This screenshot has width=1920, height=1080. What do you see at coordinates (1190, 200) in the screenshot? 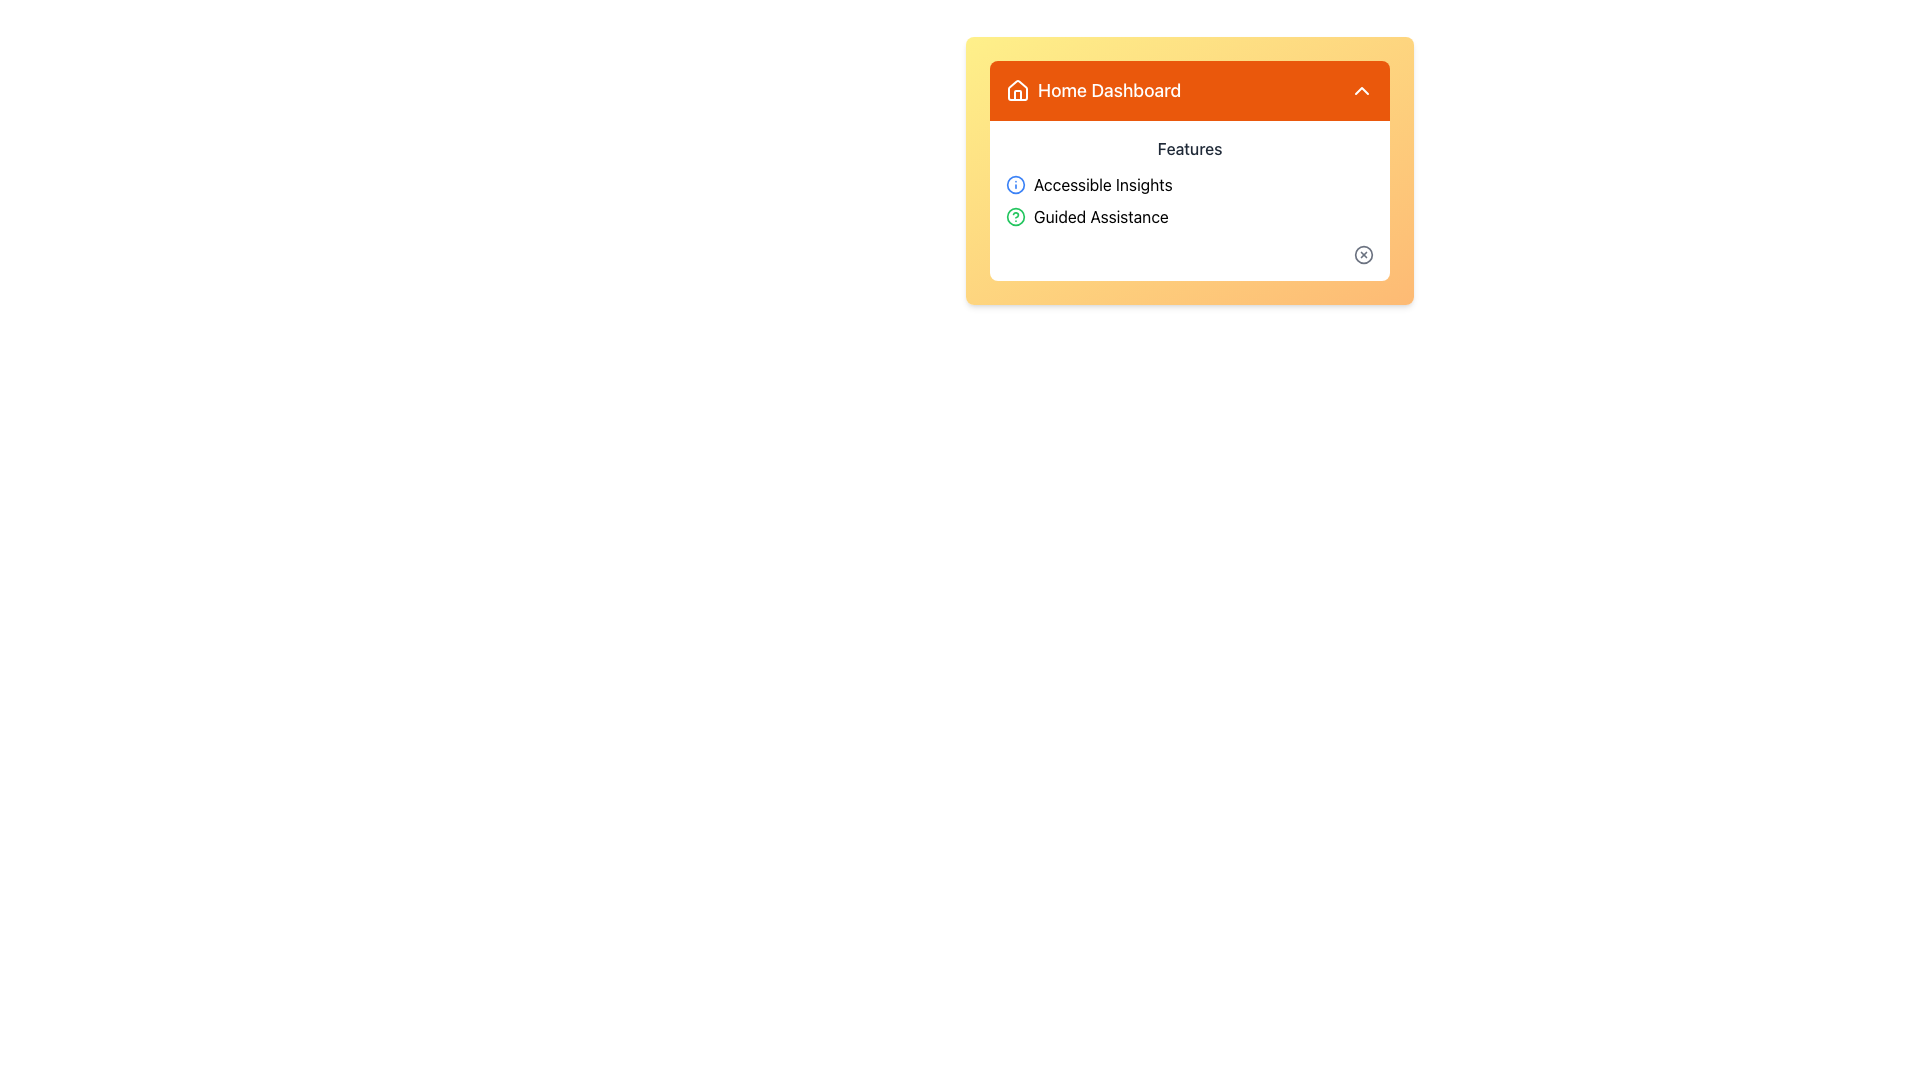
I see `the 'Guided Assistance' section in the Group containing multiple clickable links, which is located centrally below the title 'Features.'` at bounding box center [1190, 200].